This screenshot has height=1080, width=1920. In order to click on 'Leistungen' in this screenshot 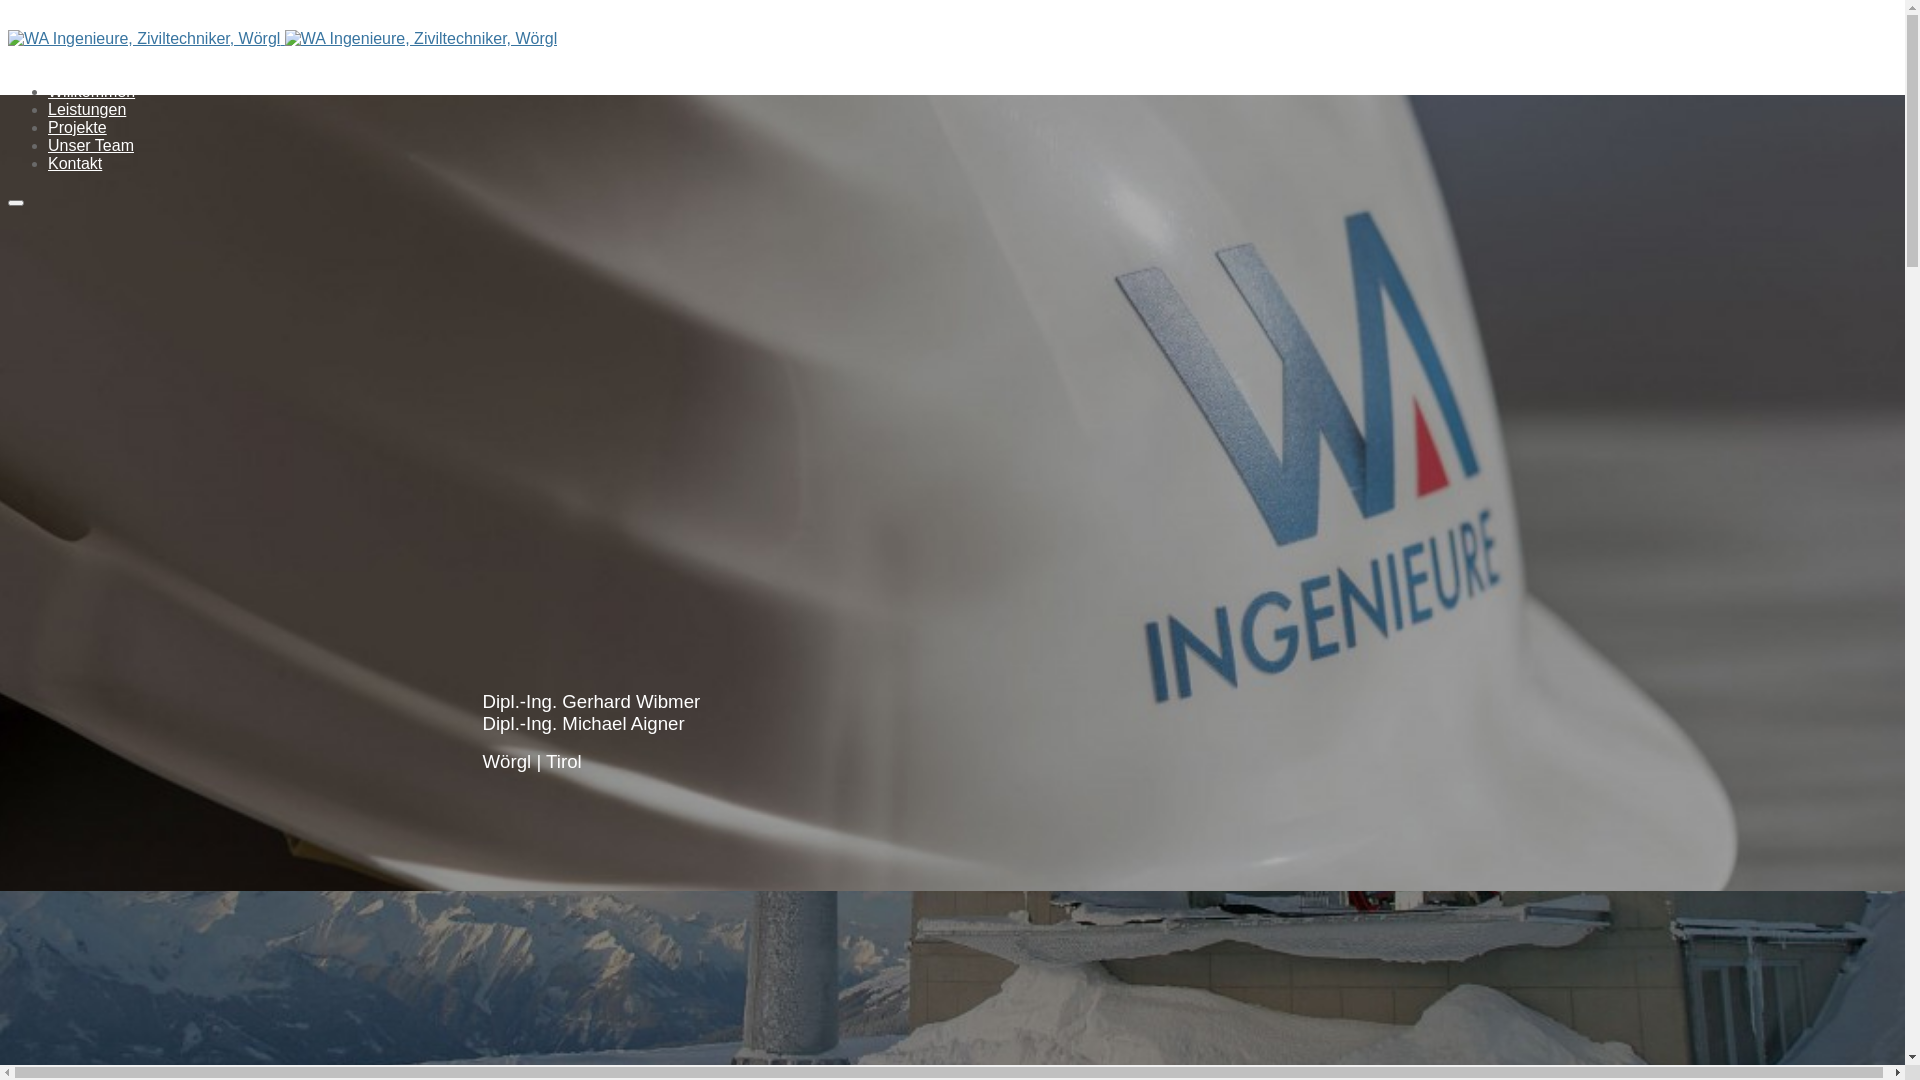, I will do `click(85, 109)`.